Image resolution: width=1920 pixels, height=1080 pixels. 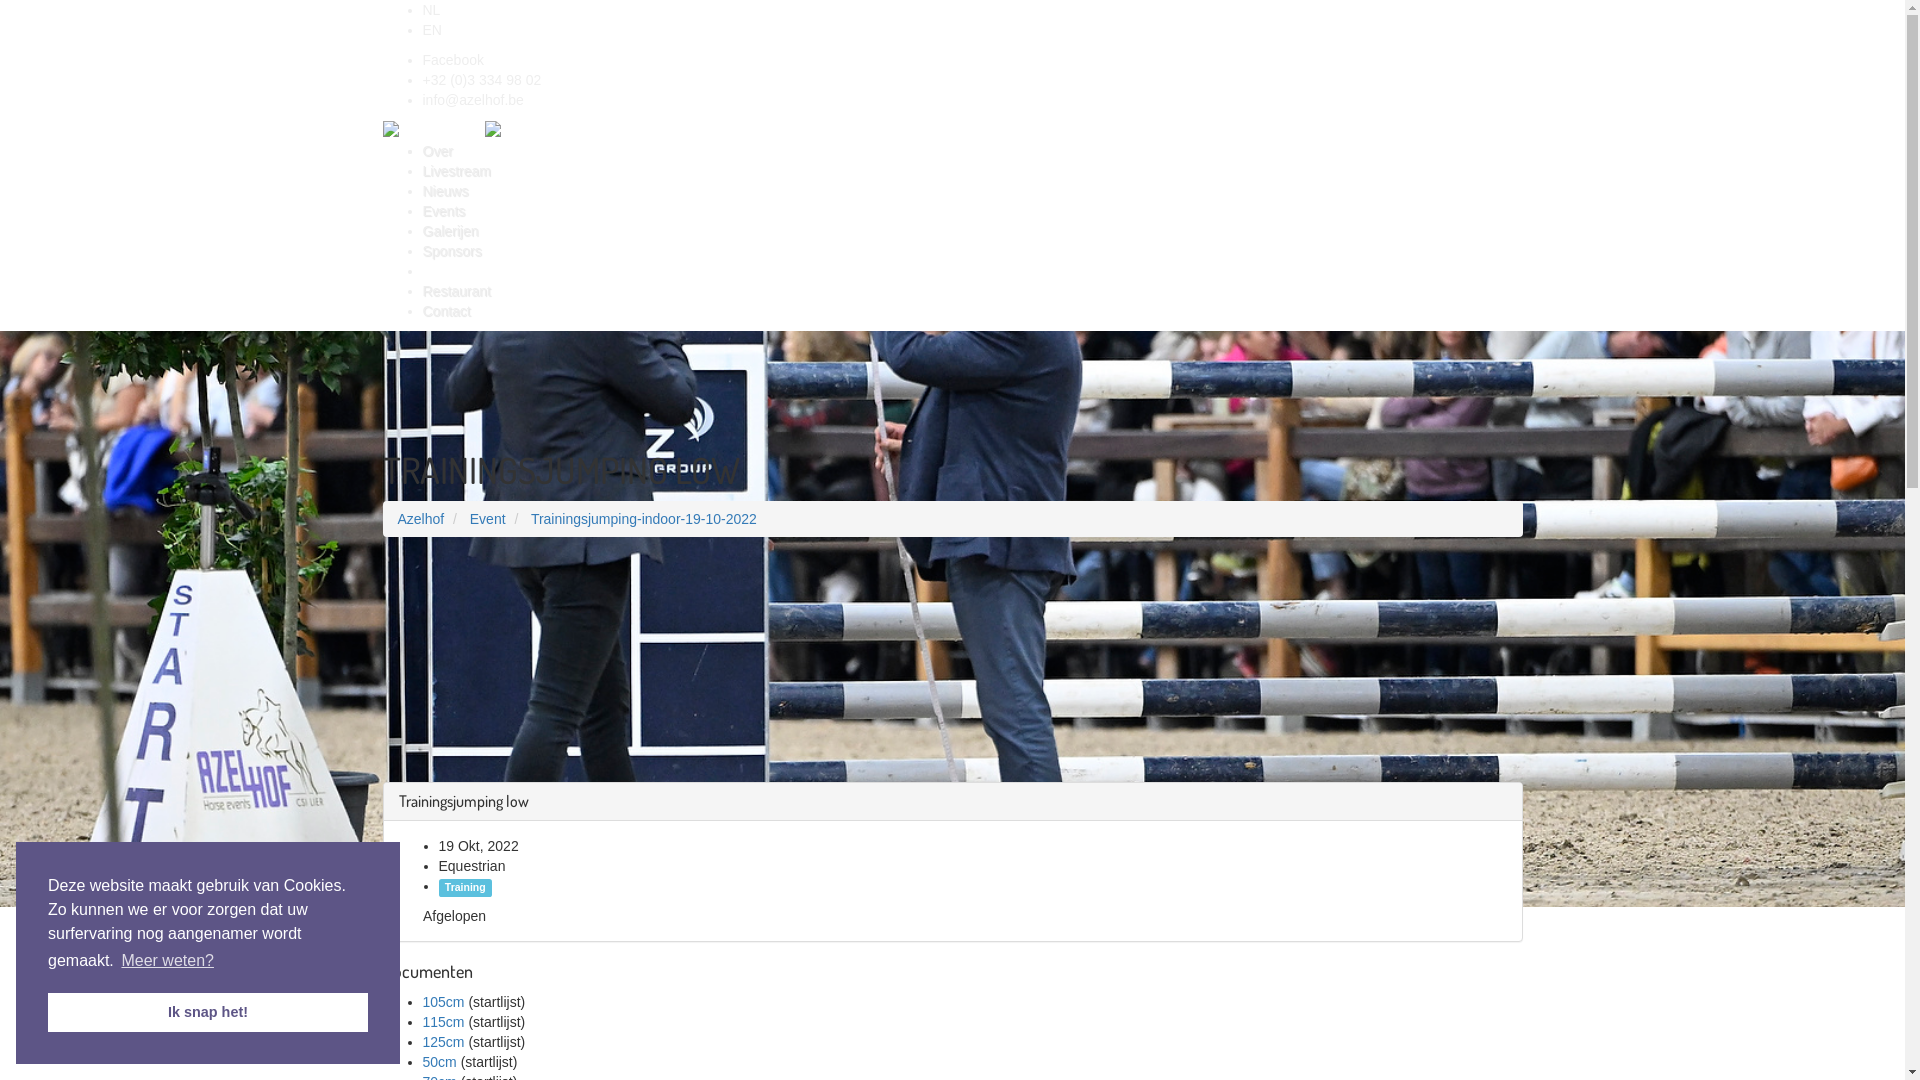 What do you see at coordinates (481, 79) in the screenshot?
I see `'+32 (0)3 334 98 02'` at bounding box center [481, 79].